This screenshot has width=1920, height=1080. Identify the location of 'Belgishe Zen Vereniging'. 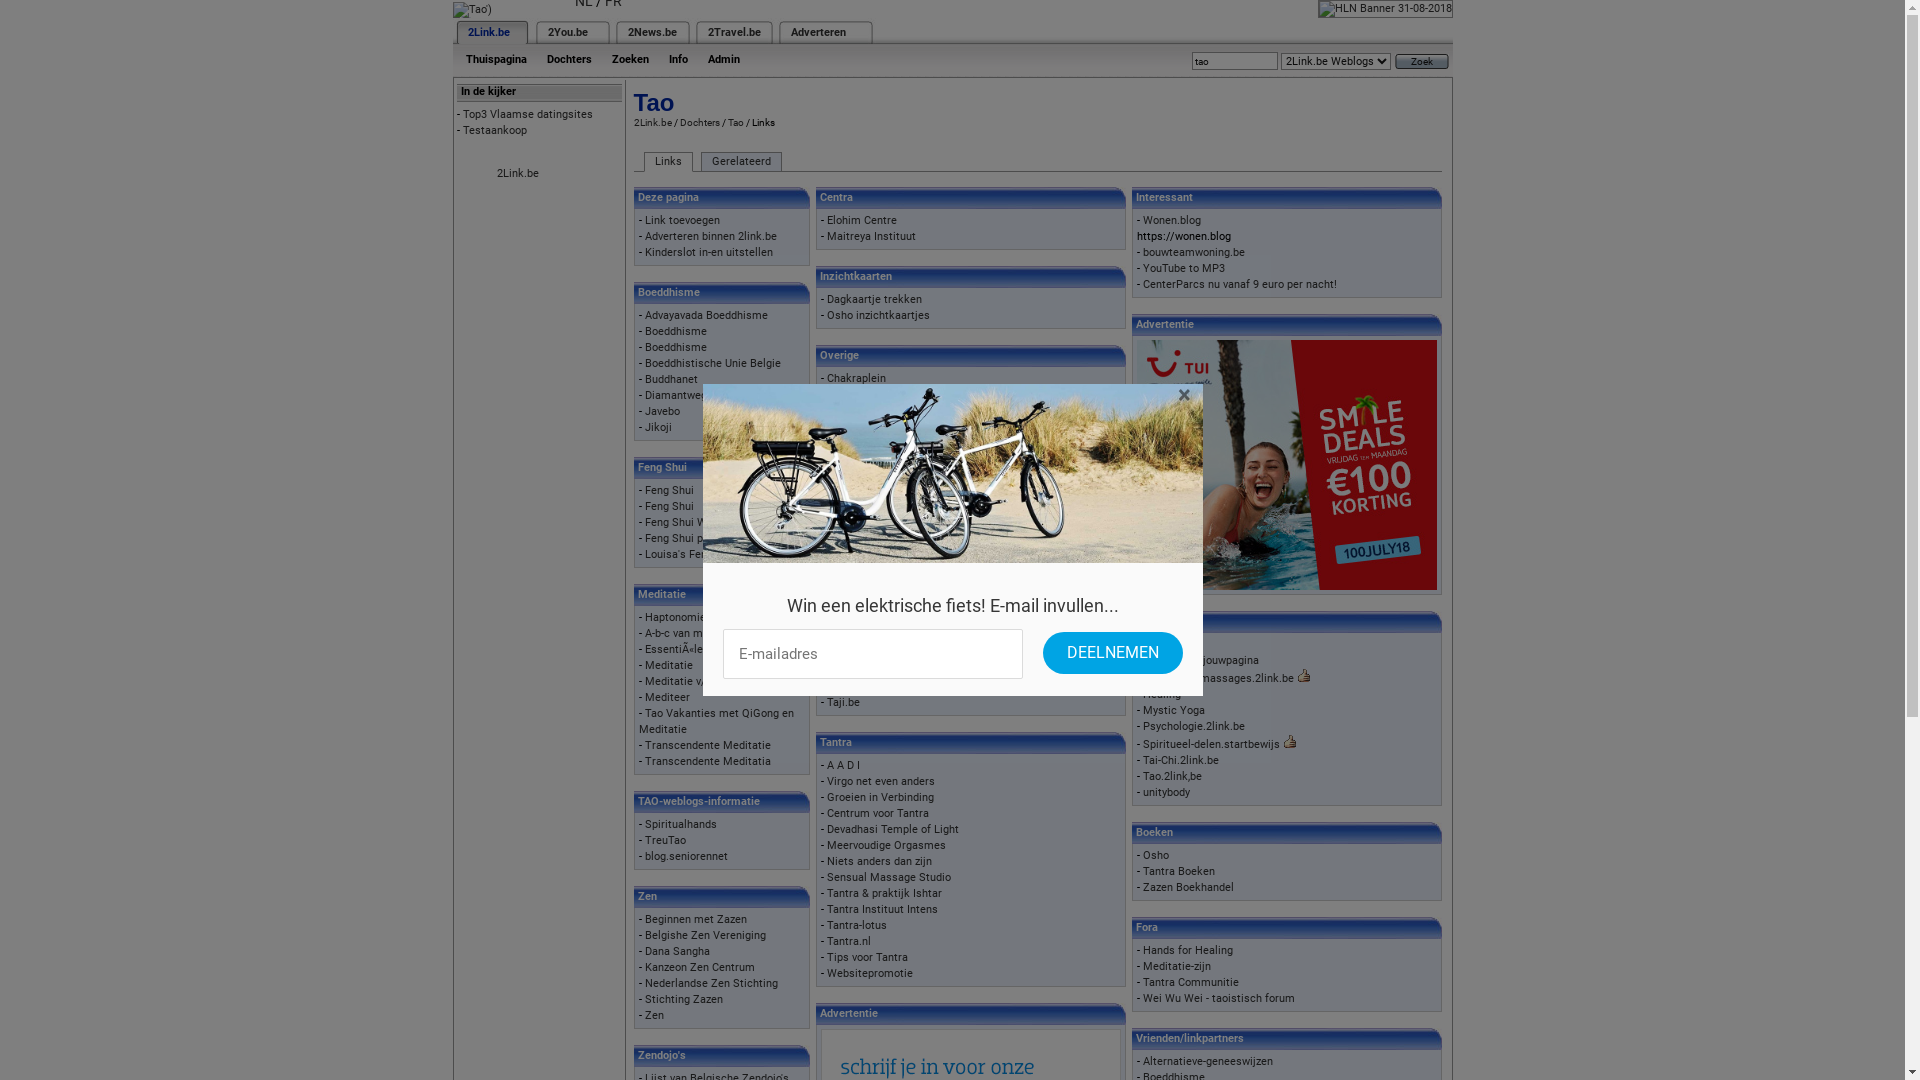
(704, 935).